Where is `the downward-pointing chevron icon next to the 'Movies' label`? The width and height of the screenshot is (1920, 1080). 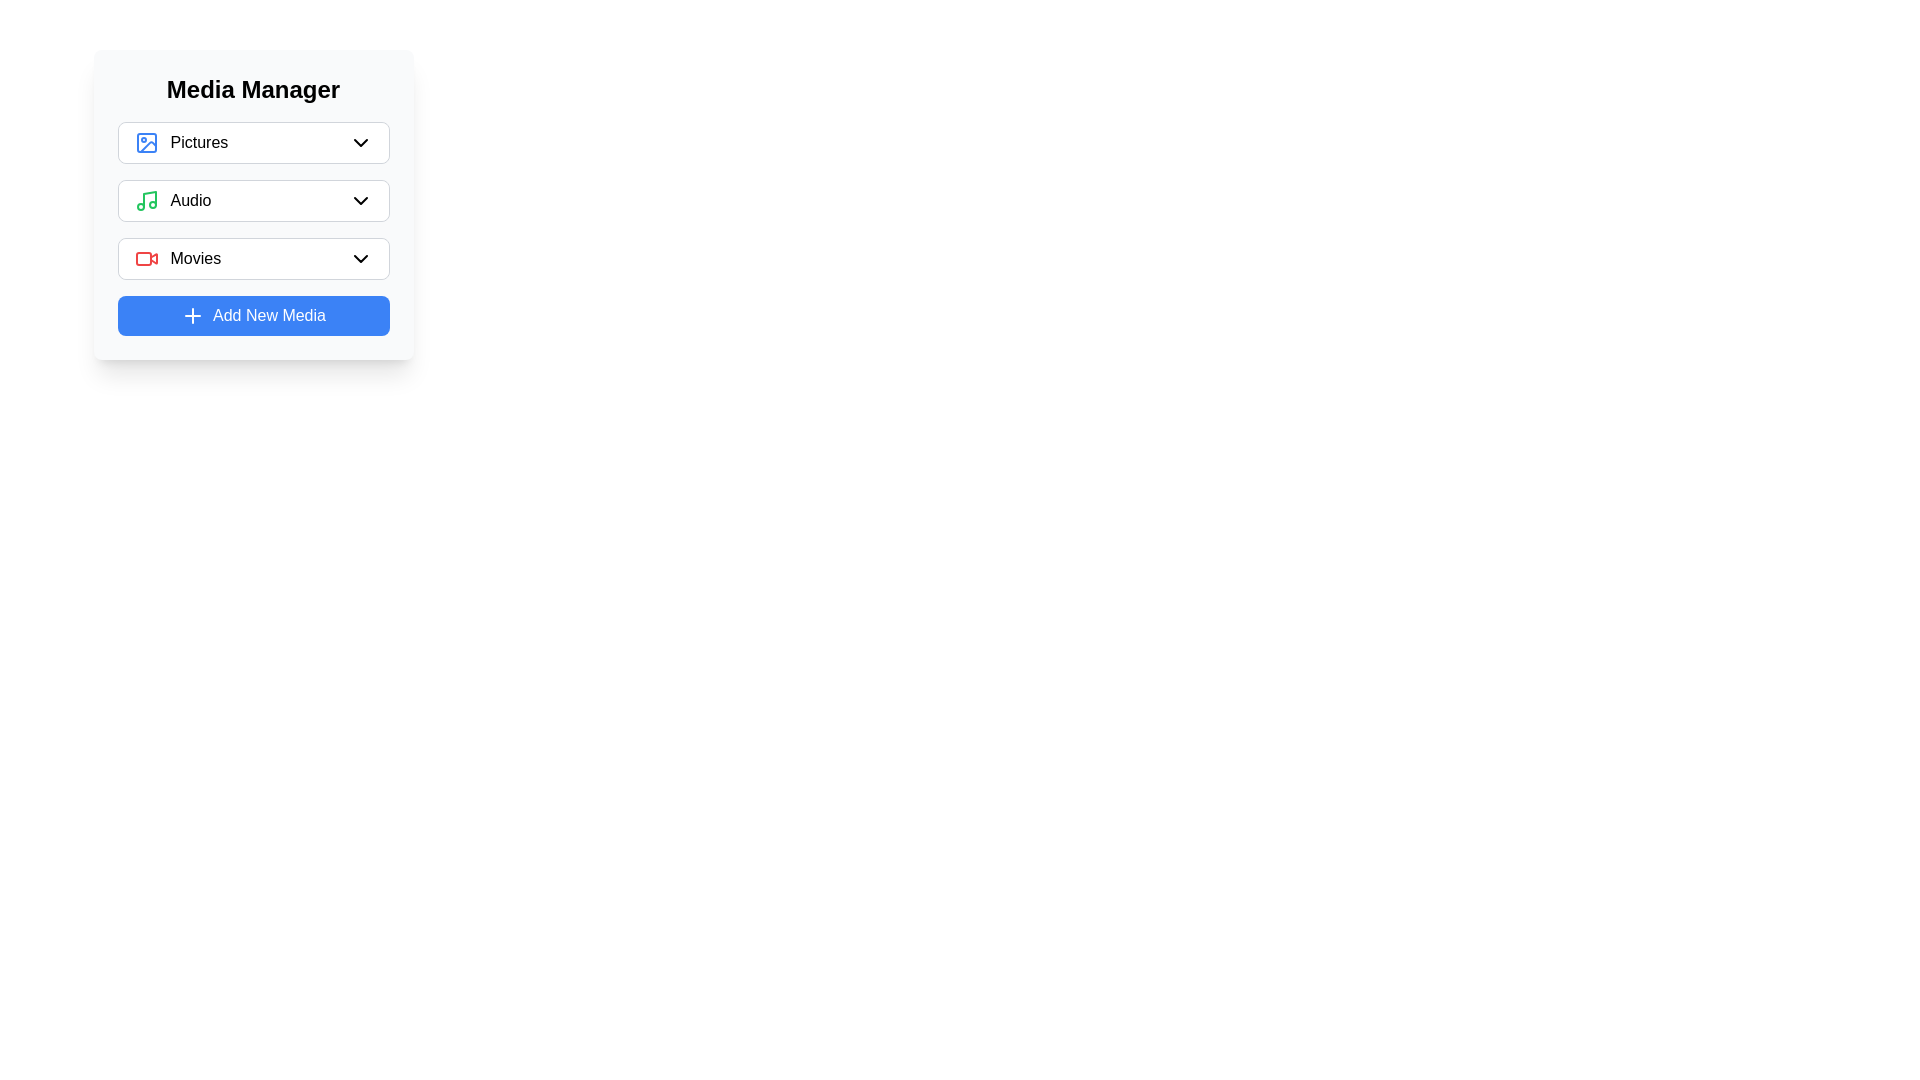
the downward-pointing chevron icon next to the 'Movies' label is located at coordinates (360, 257).